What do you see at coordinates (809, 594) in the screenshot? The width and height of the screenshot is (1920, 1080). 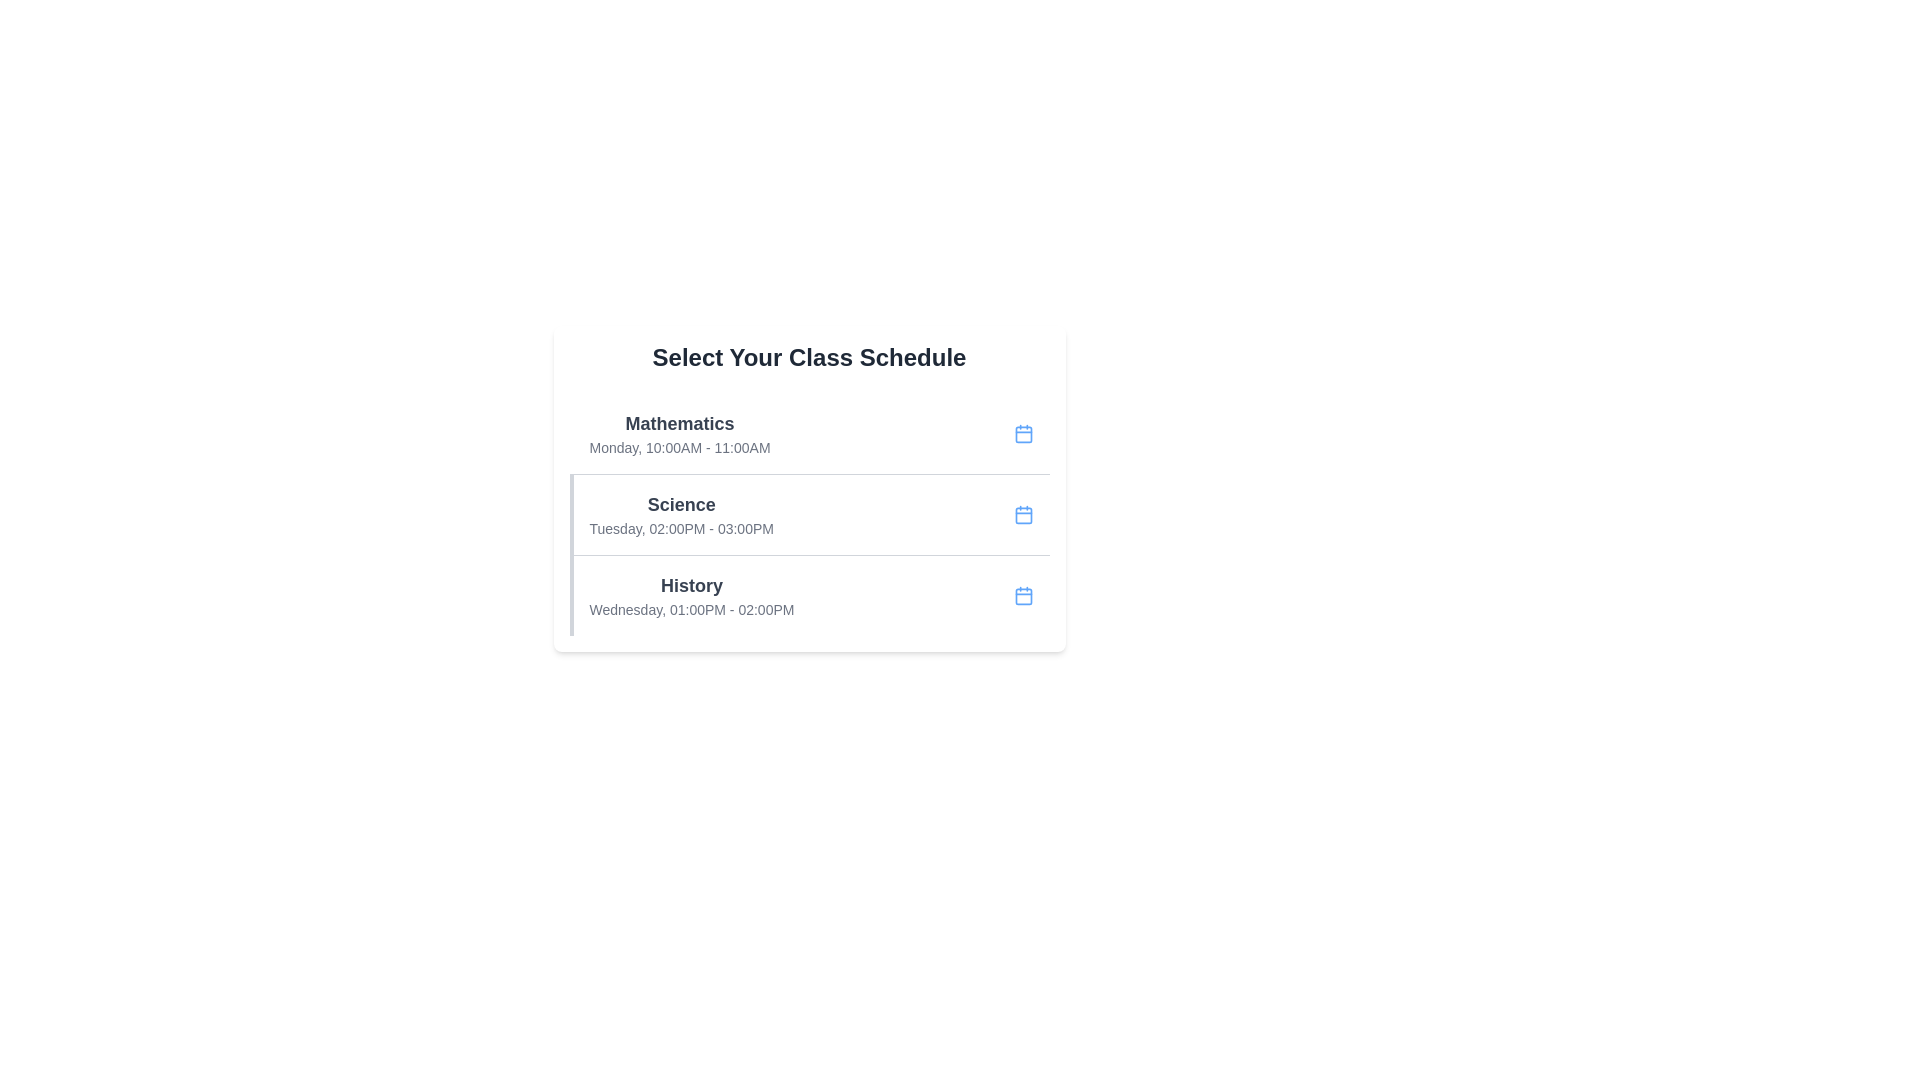 I see `displayed information from the List Item or Schedule Block that contains the event 'History' with the date and time 'Wednesday, 01:00PM - 02:00PM'` at bounding box center [809, 594].